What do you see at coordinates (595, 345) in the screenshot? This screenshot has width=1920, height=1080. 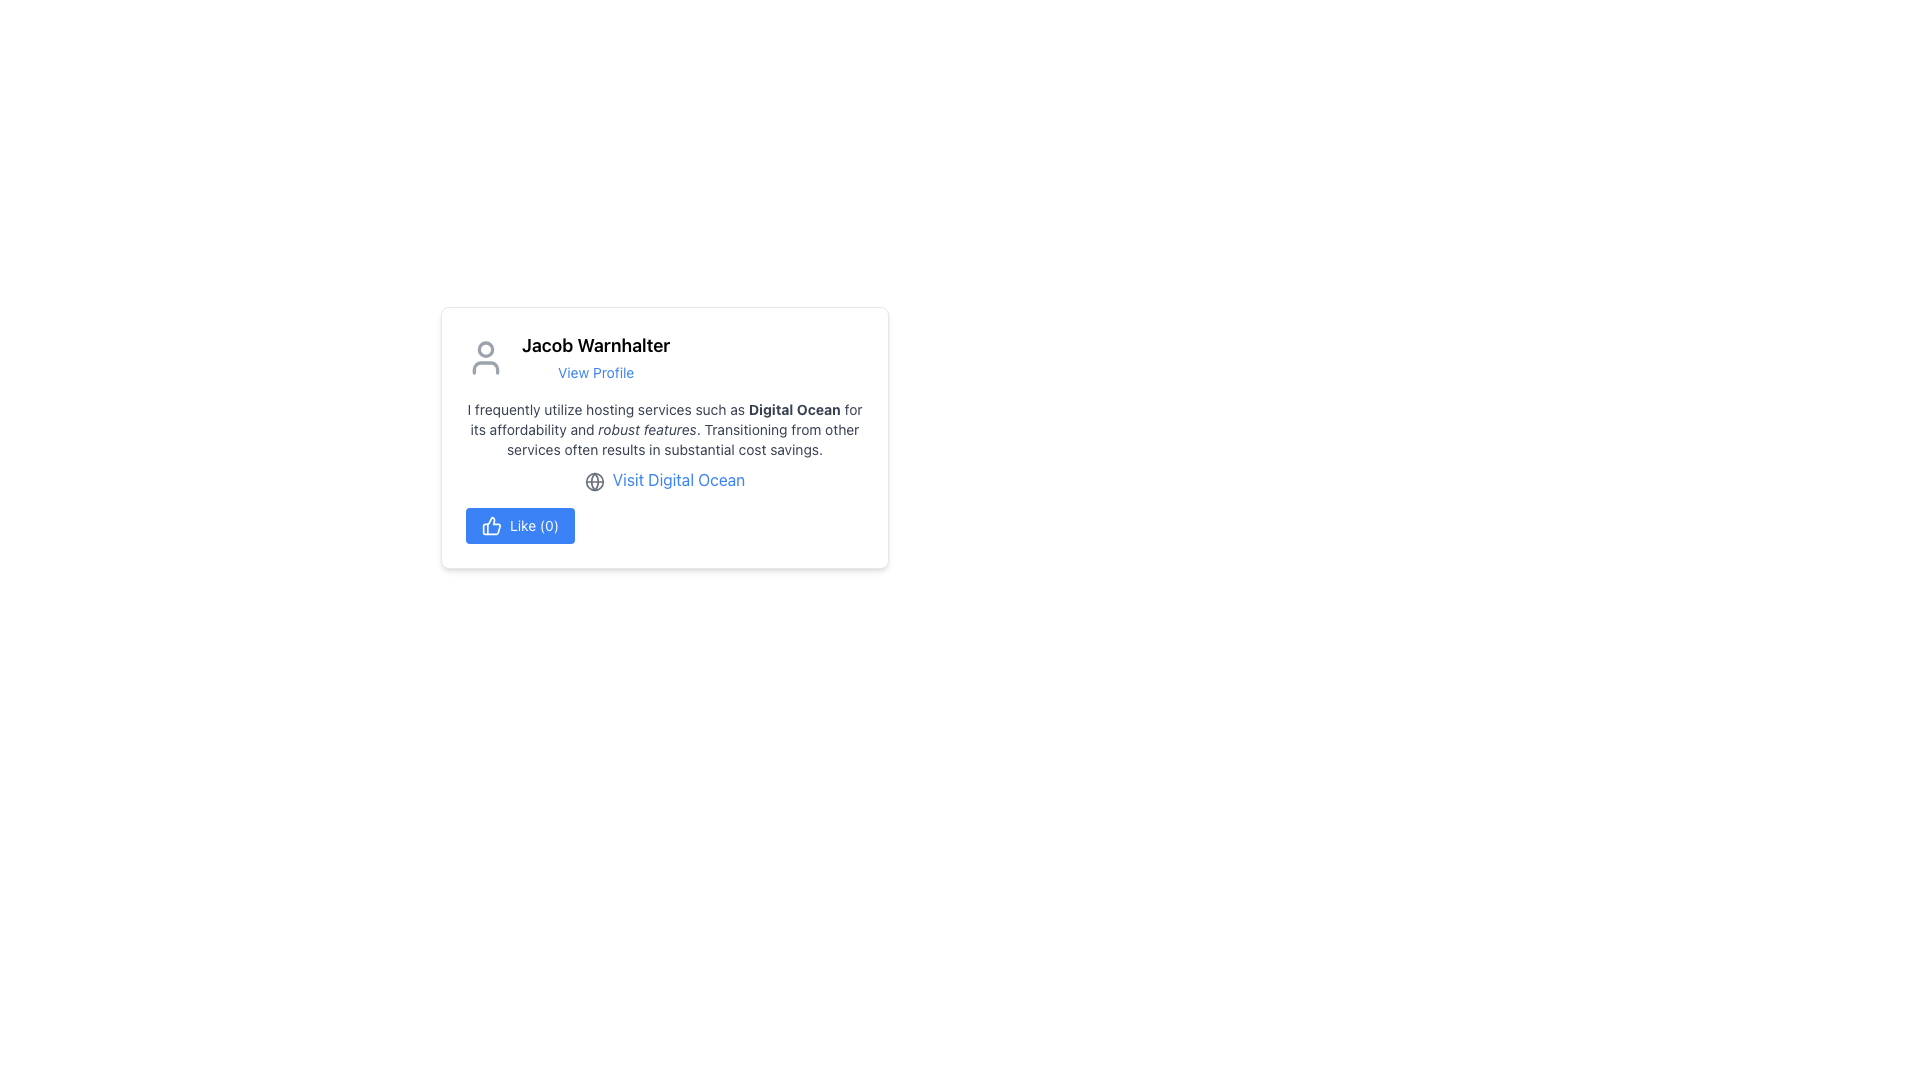 I see `the text label 'Jacob Warnhalter', which is styled in bold and larger size, located at the top of a card-like user interface` at bounding box center [595, 345].